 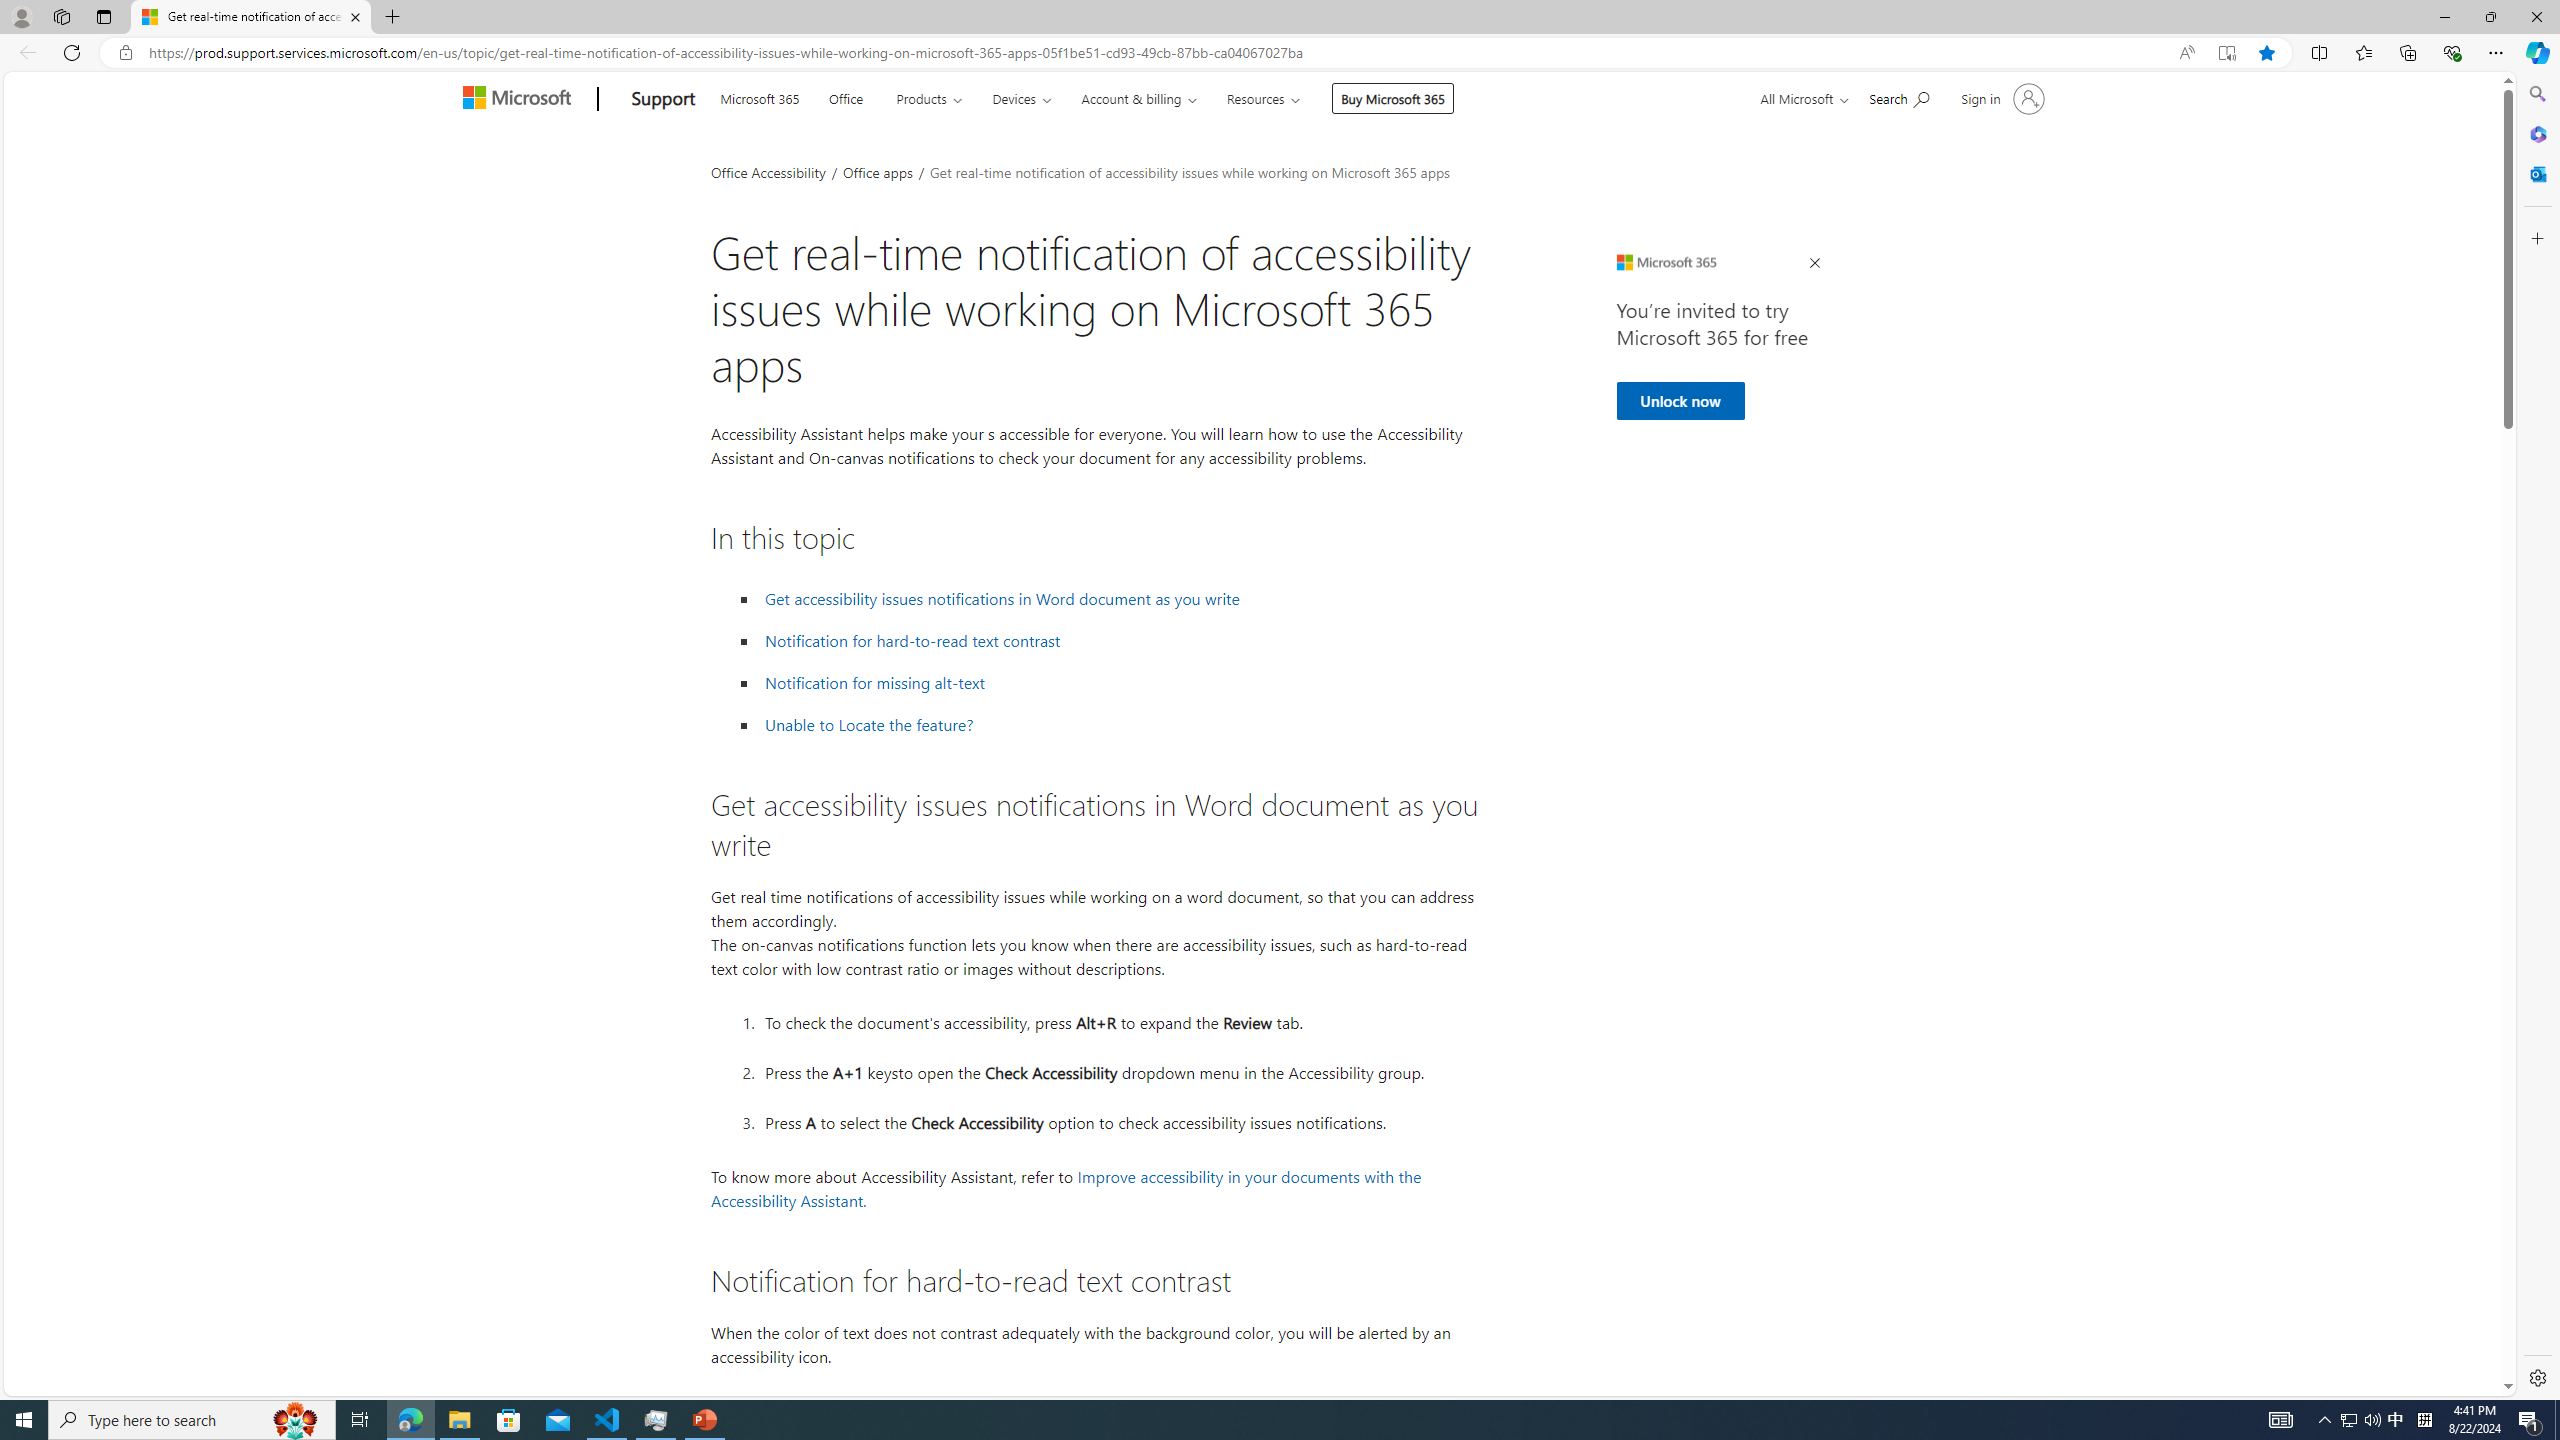 What do you see at coordinates (1899, 96) in the screenshot?
I see `'Search for help'` at bounding box center [1899, 96].